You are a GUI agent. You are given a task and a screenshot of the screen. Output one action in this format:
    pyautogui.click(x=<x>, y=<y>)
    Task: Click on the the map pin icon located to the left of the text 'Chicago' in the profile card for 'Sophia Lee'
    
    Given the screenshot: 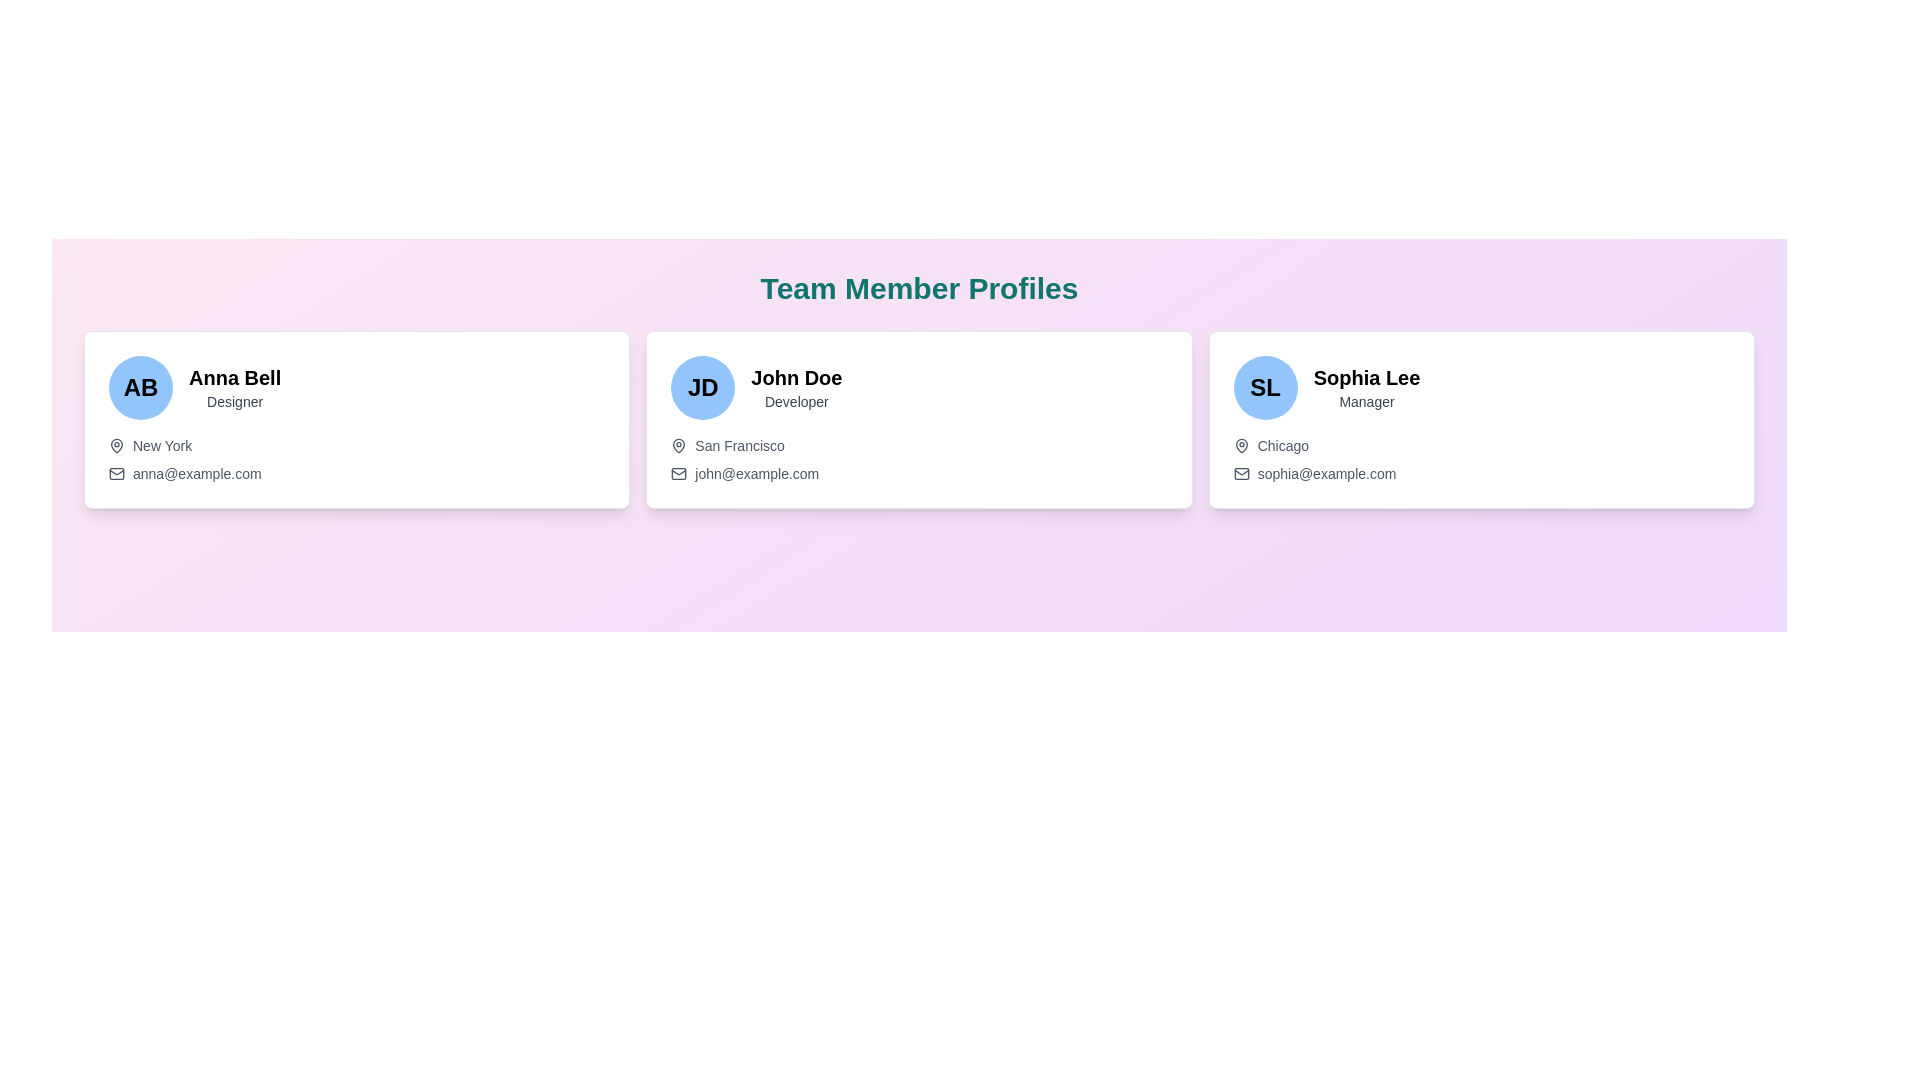 What is the action you would take?
    pyautogui.click(x=1240, y=445)
    